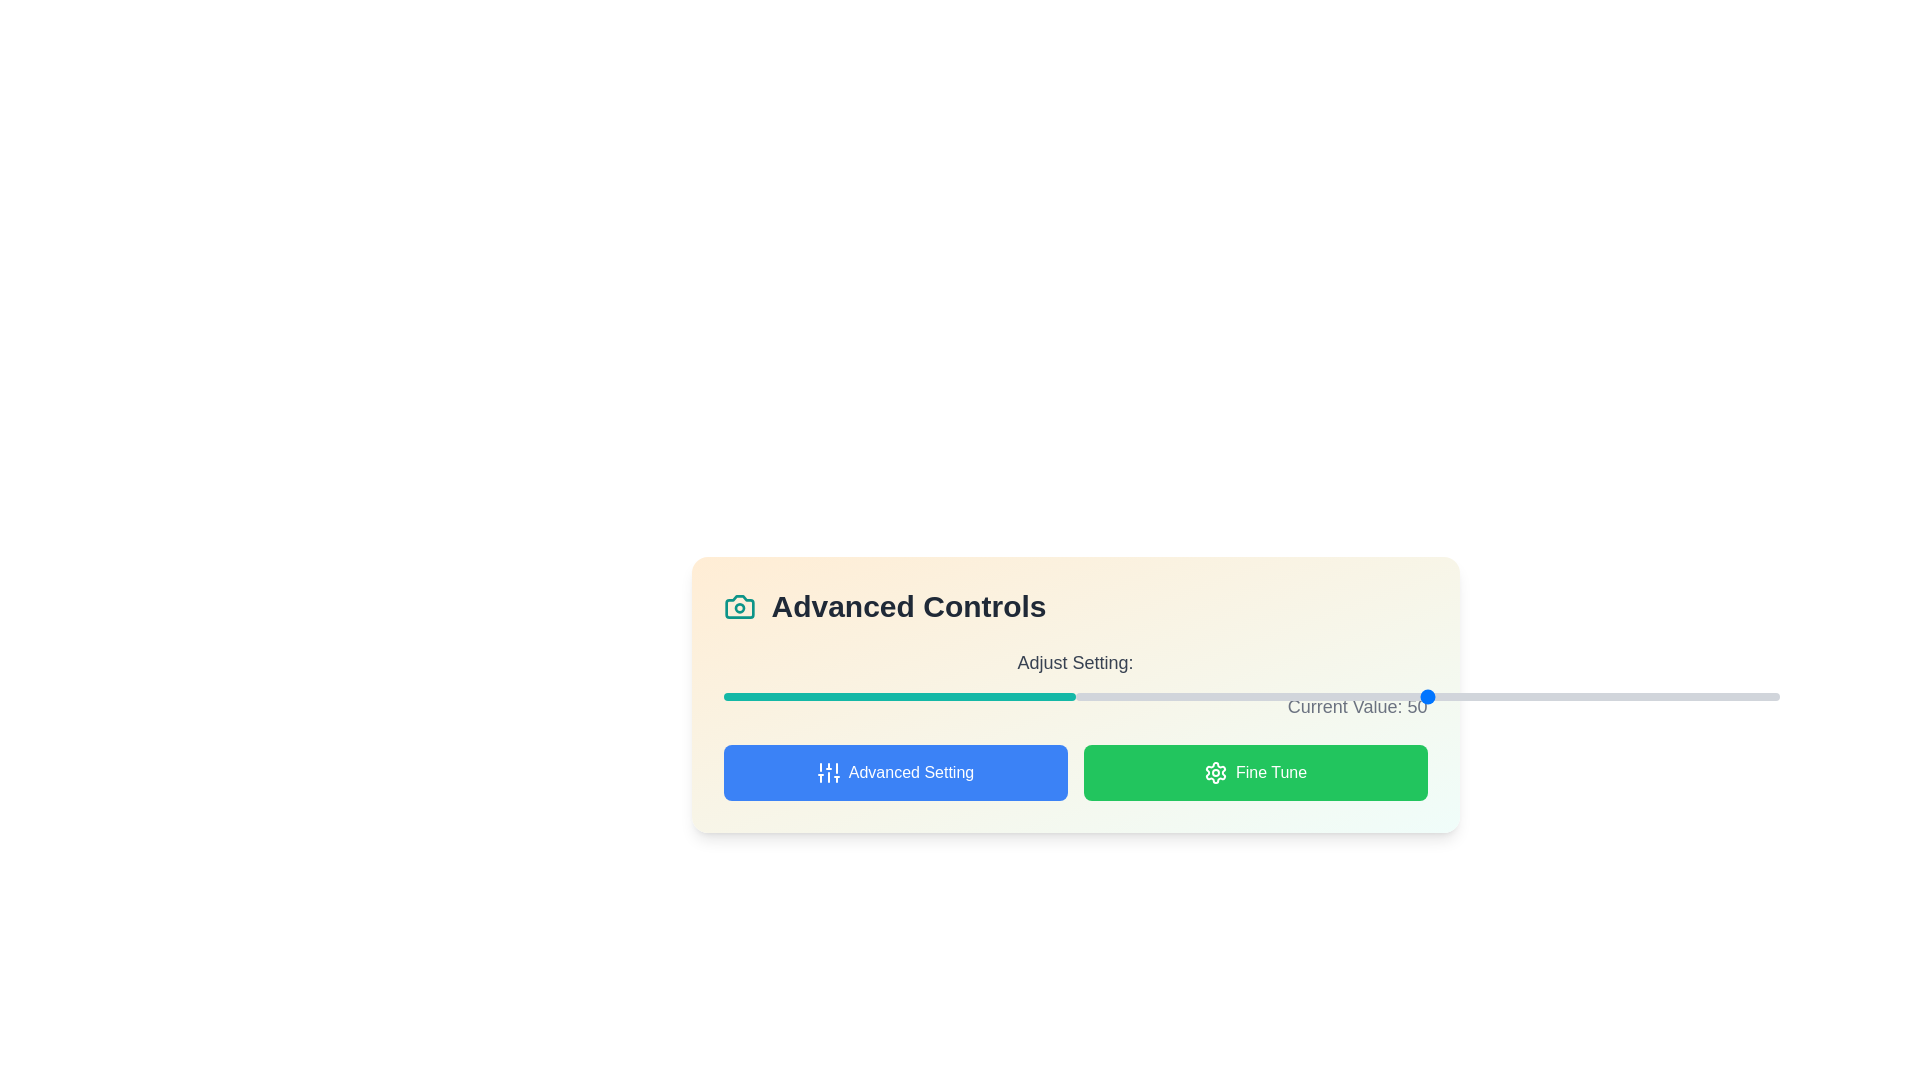 This screenshot has width=1920, height=1080. I want to click on the slider value, so click(1243, 696).